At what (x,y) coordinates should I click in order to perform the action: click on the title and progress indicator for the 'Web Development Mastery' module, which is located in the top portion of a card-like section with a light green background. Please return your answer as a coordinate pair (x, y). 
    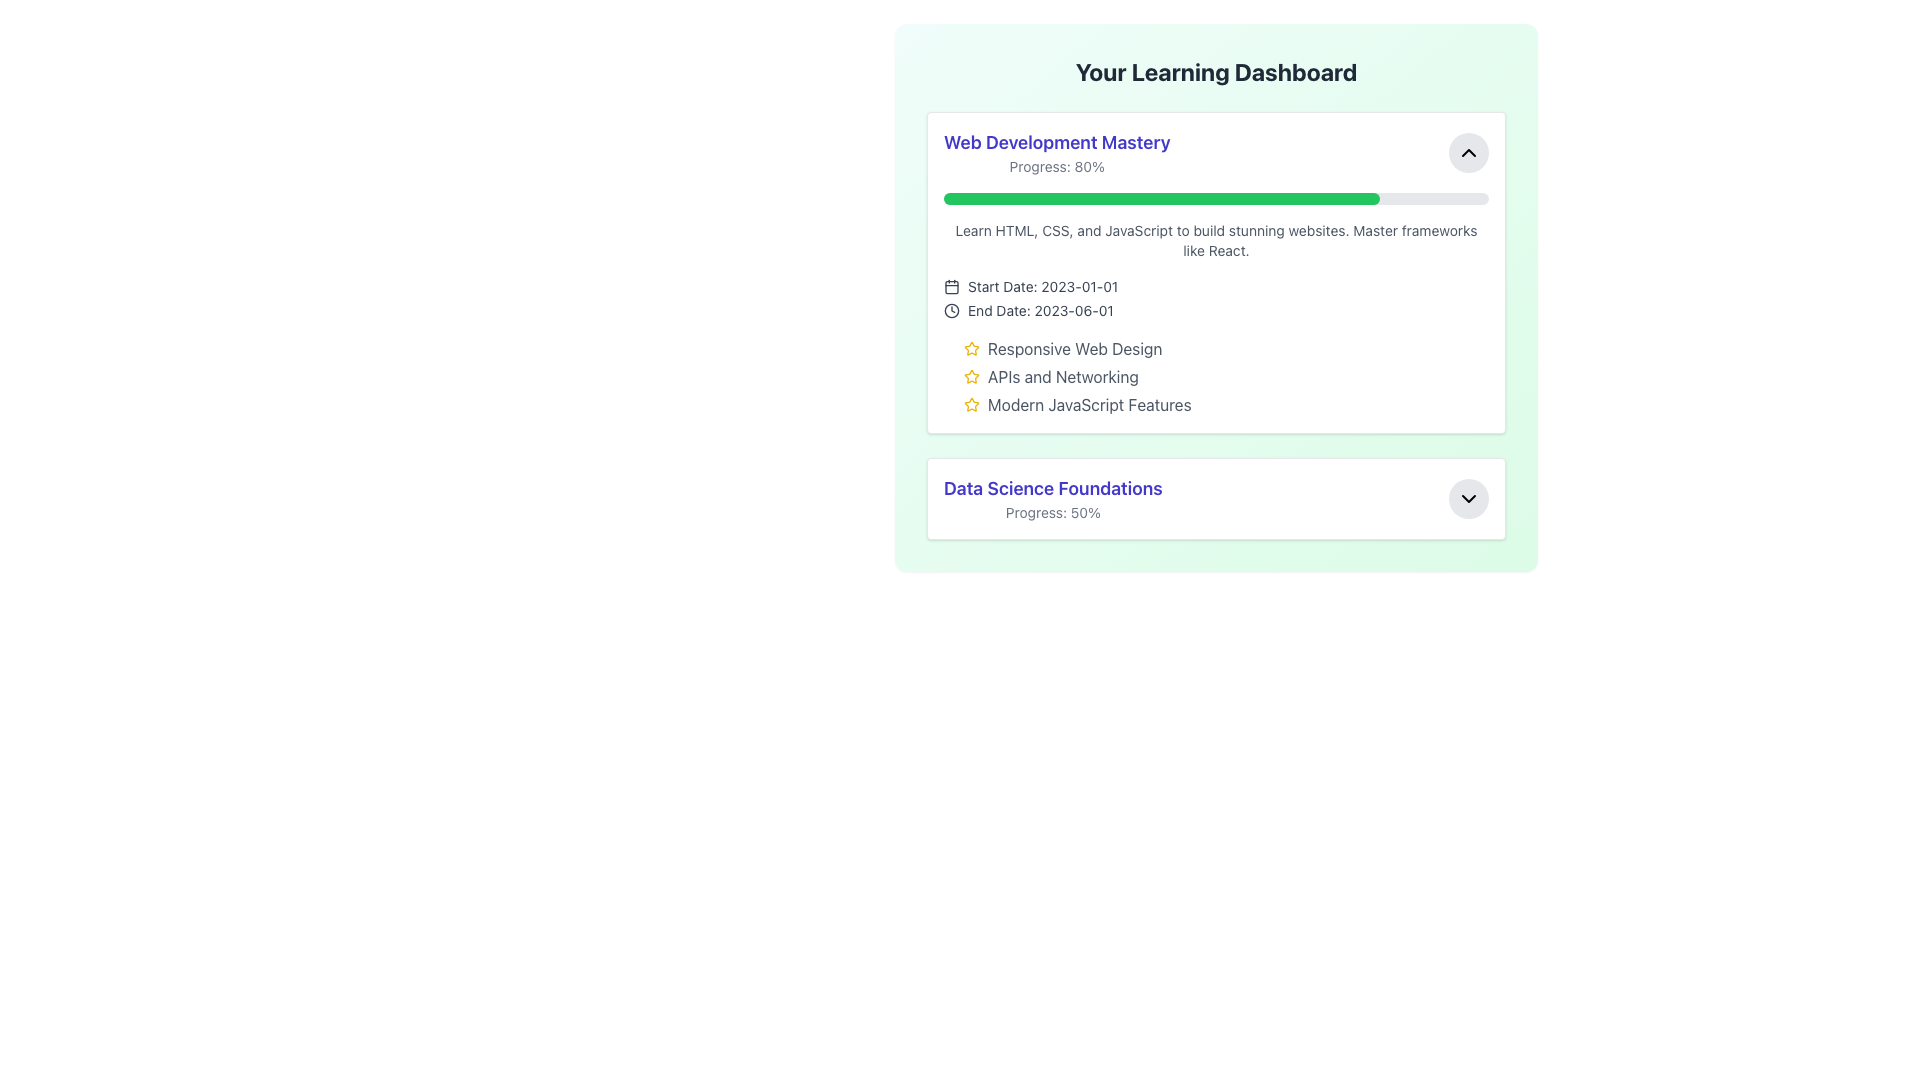
    Looking at the image, I should click on (1056, 152).